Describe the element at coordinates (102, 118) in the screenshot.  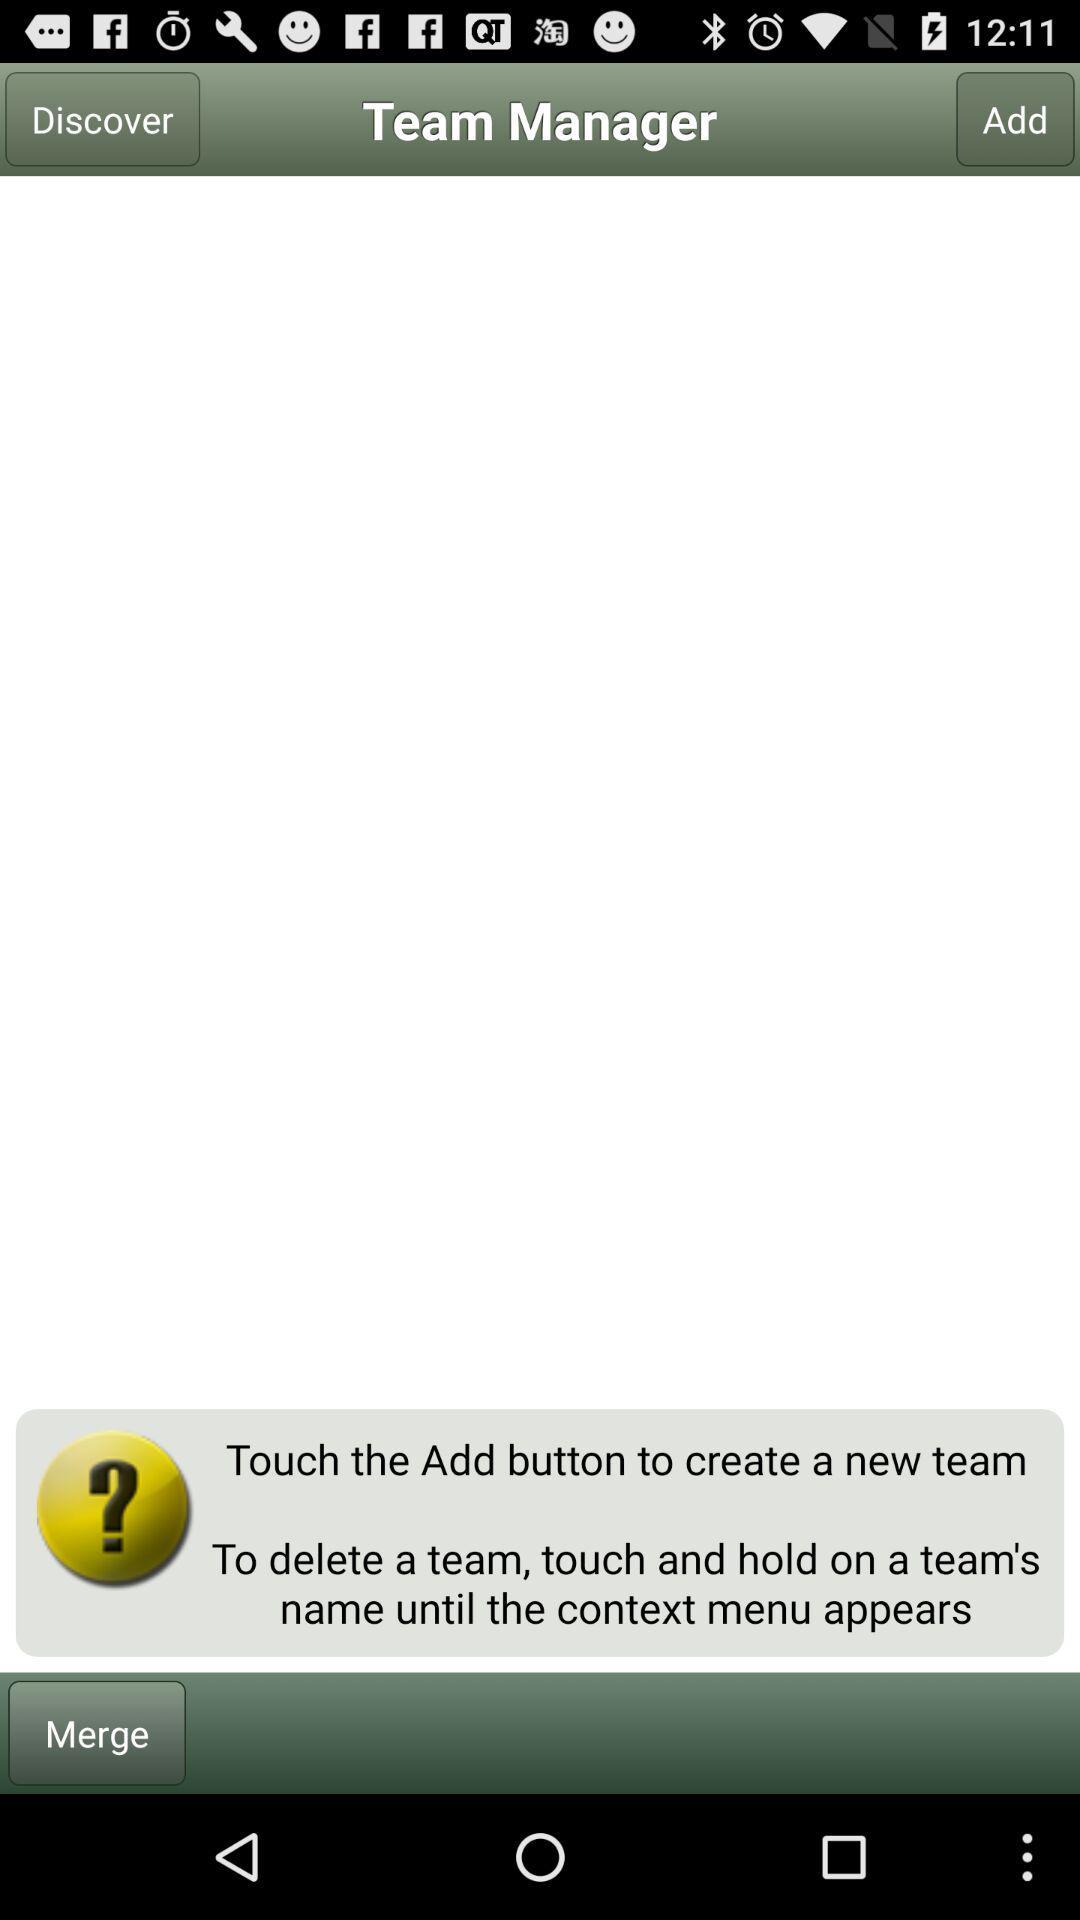
I see `the discover icon` at that location.